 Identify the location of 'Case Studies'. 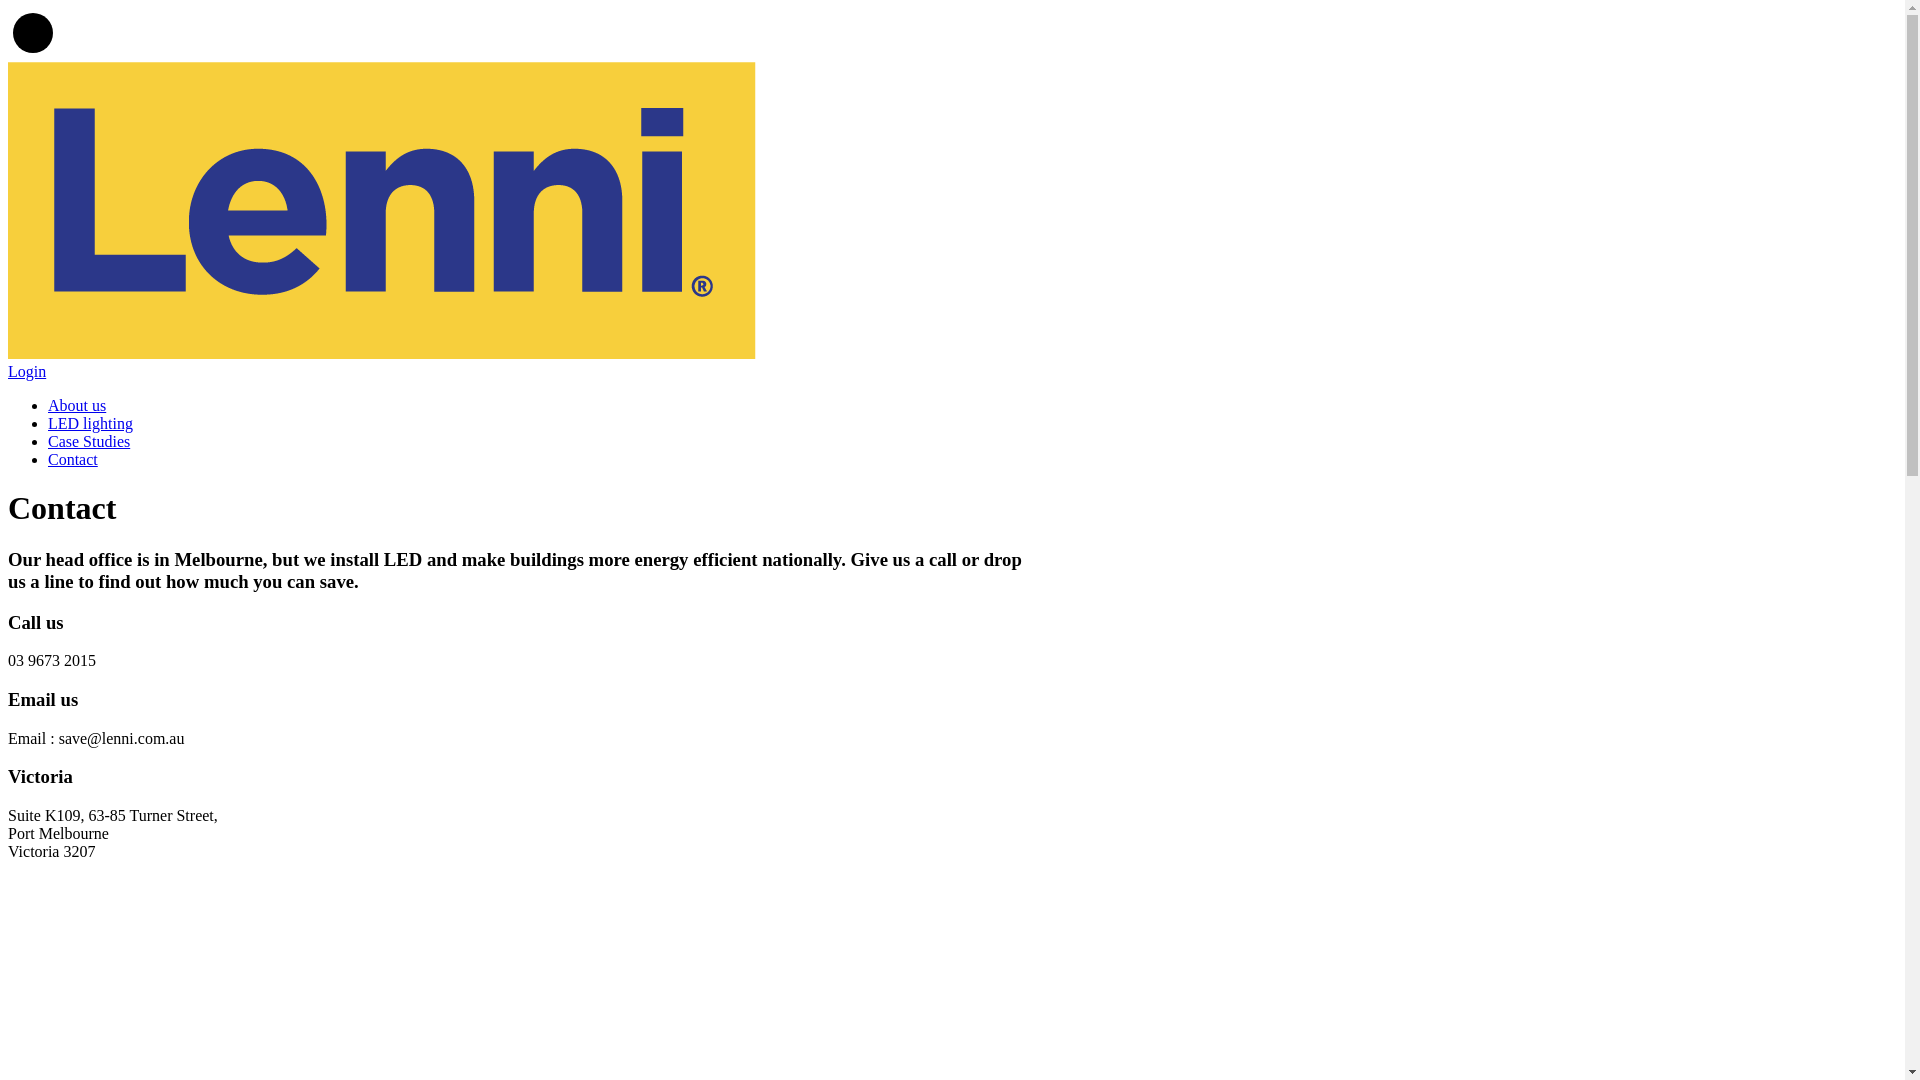
(88, 440).